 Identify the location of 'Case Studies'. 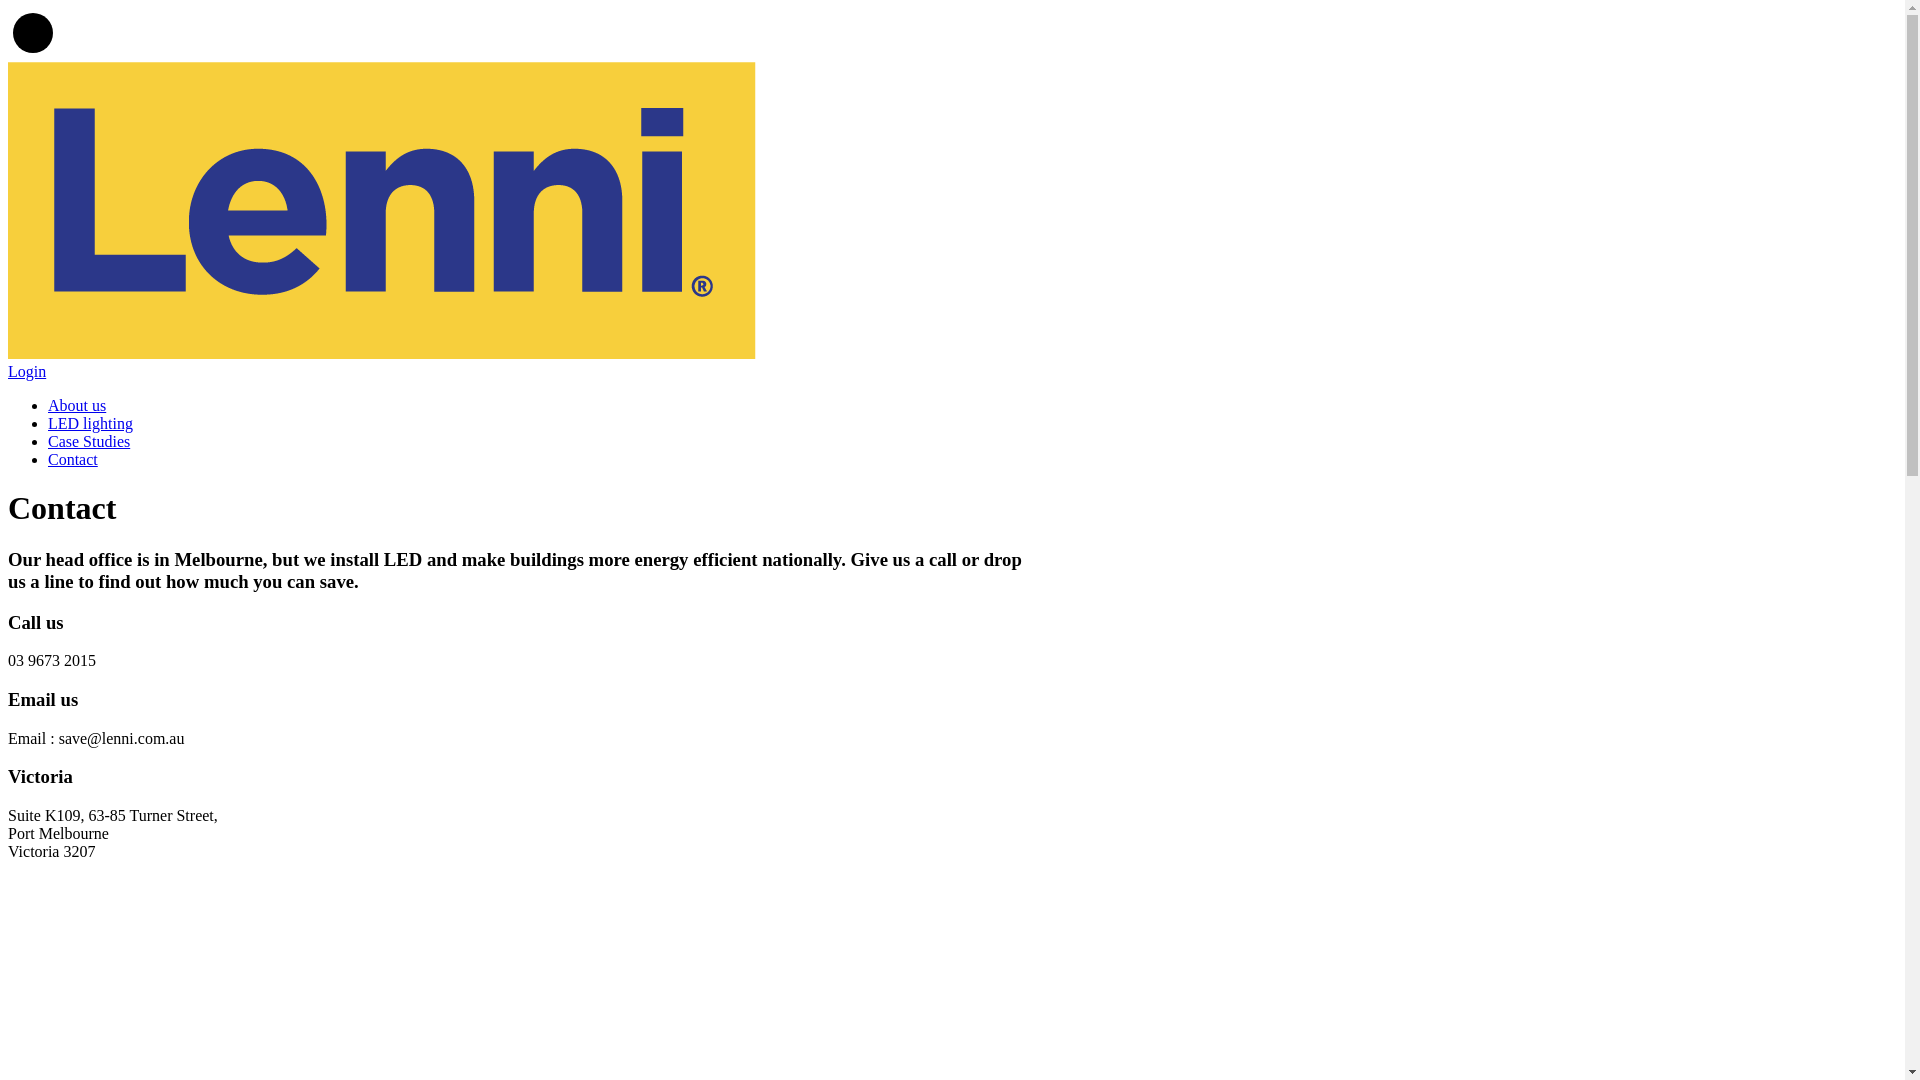
(88, 440).